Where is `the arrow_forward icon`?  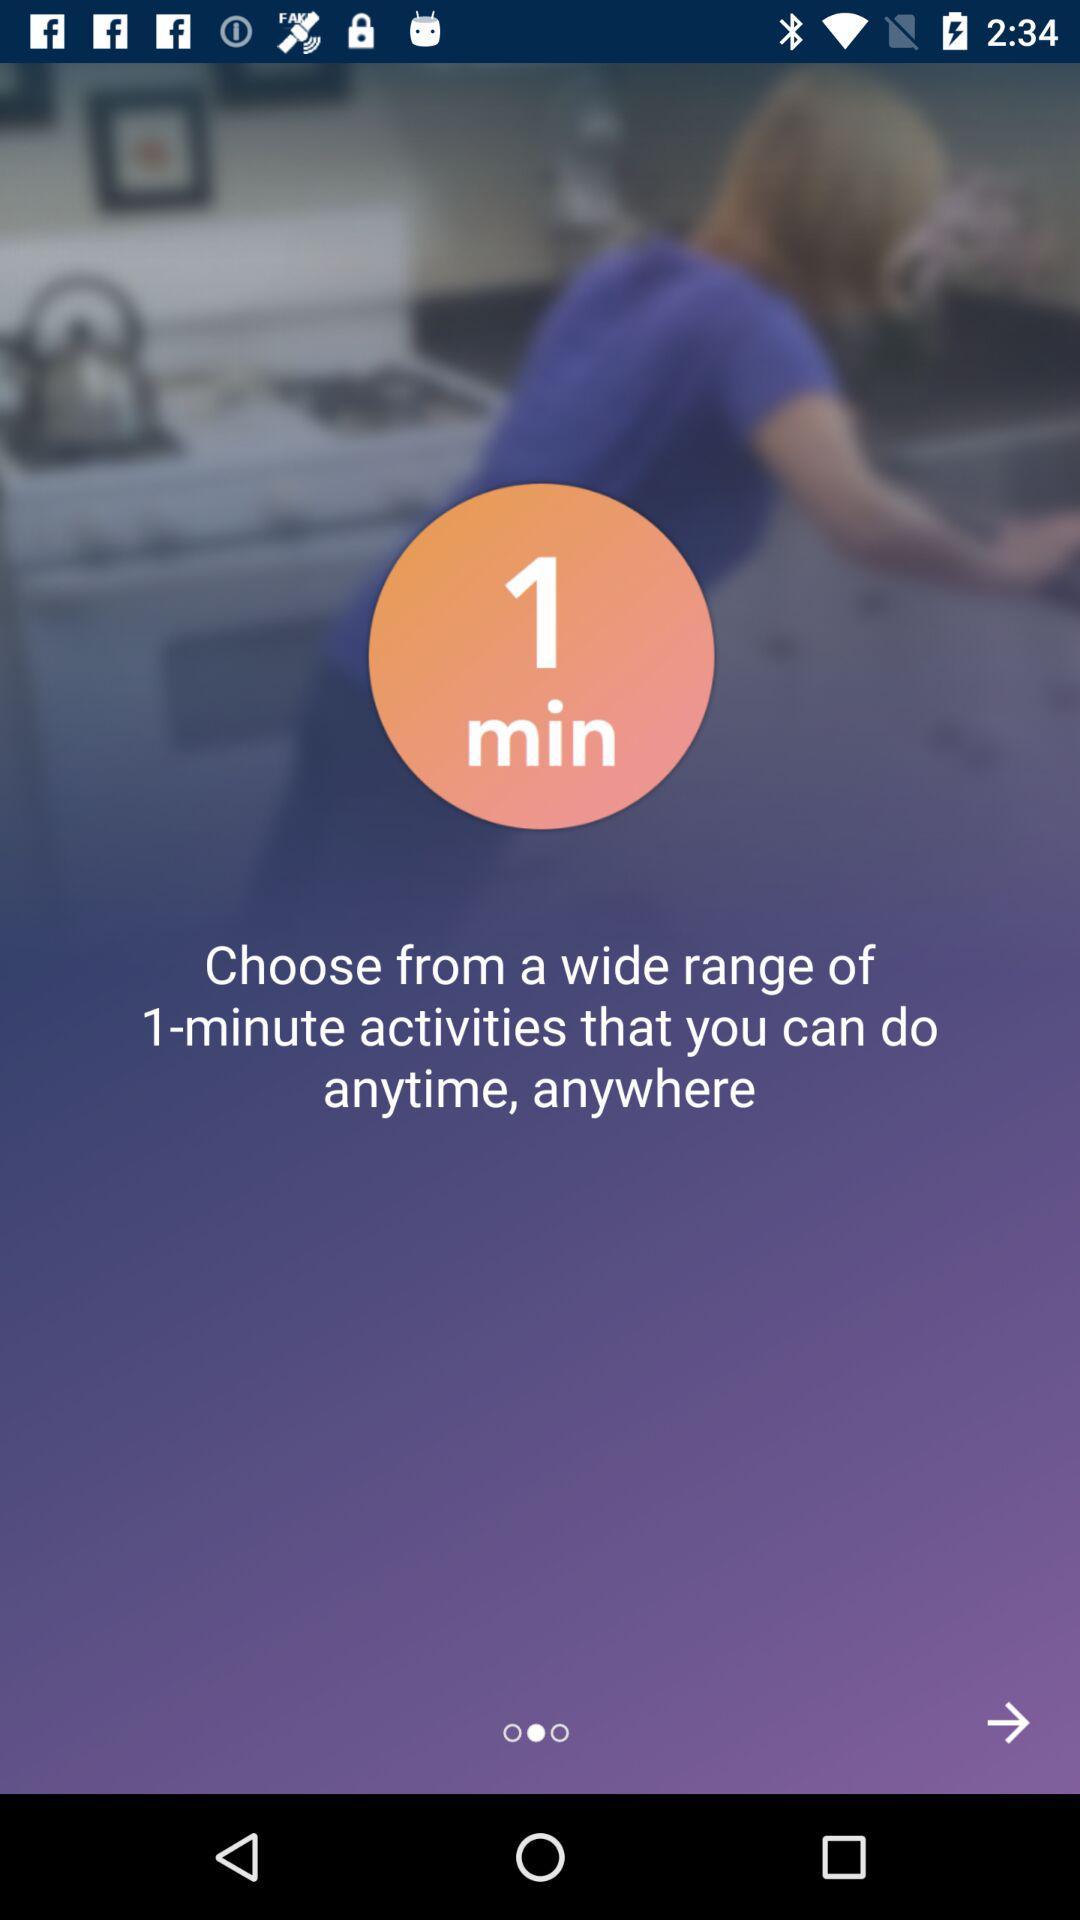
the arrow_forward icon is located at coordinates (1008, 1721).